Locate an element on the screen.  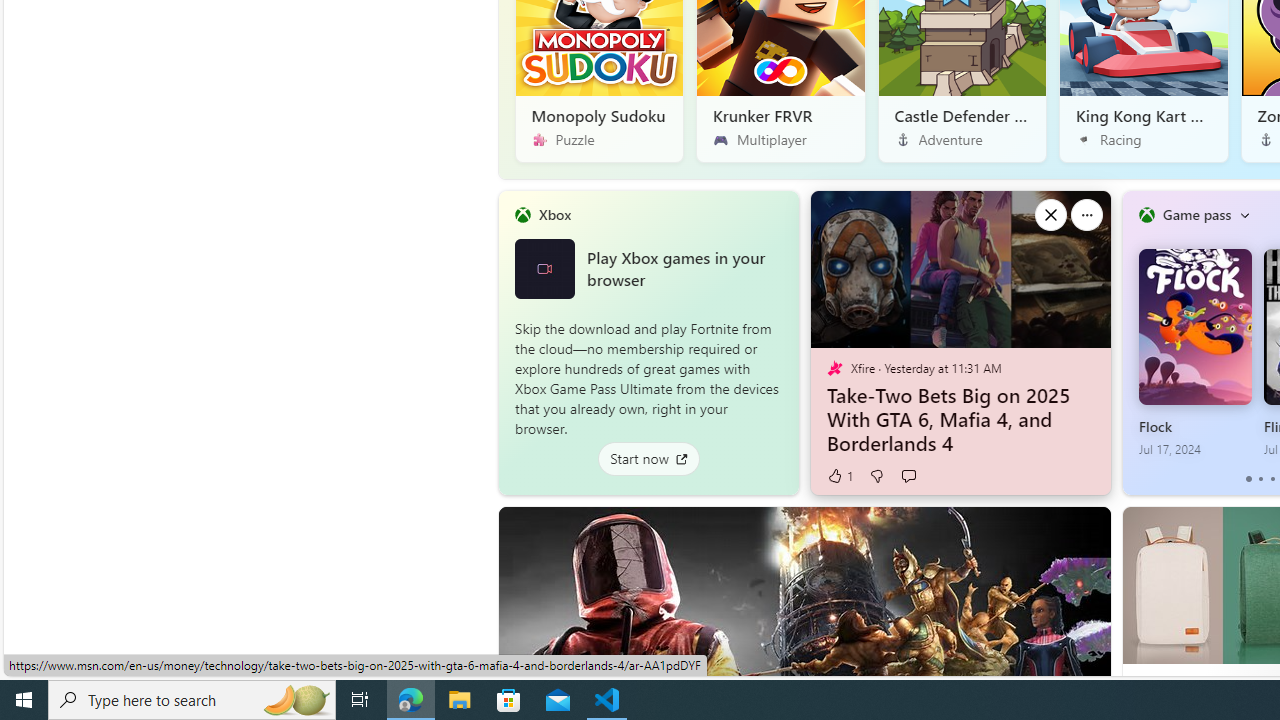
'Dislike' is located at coordinates (876, 475).